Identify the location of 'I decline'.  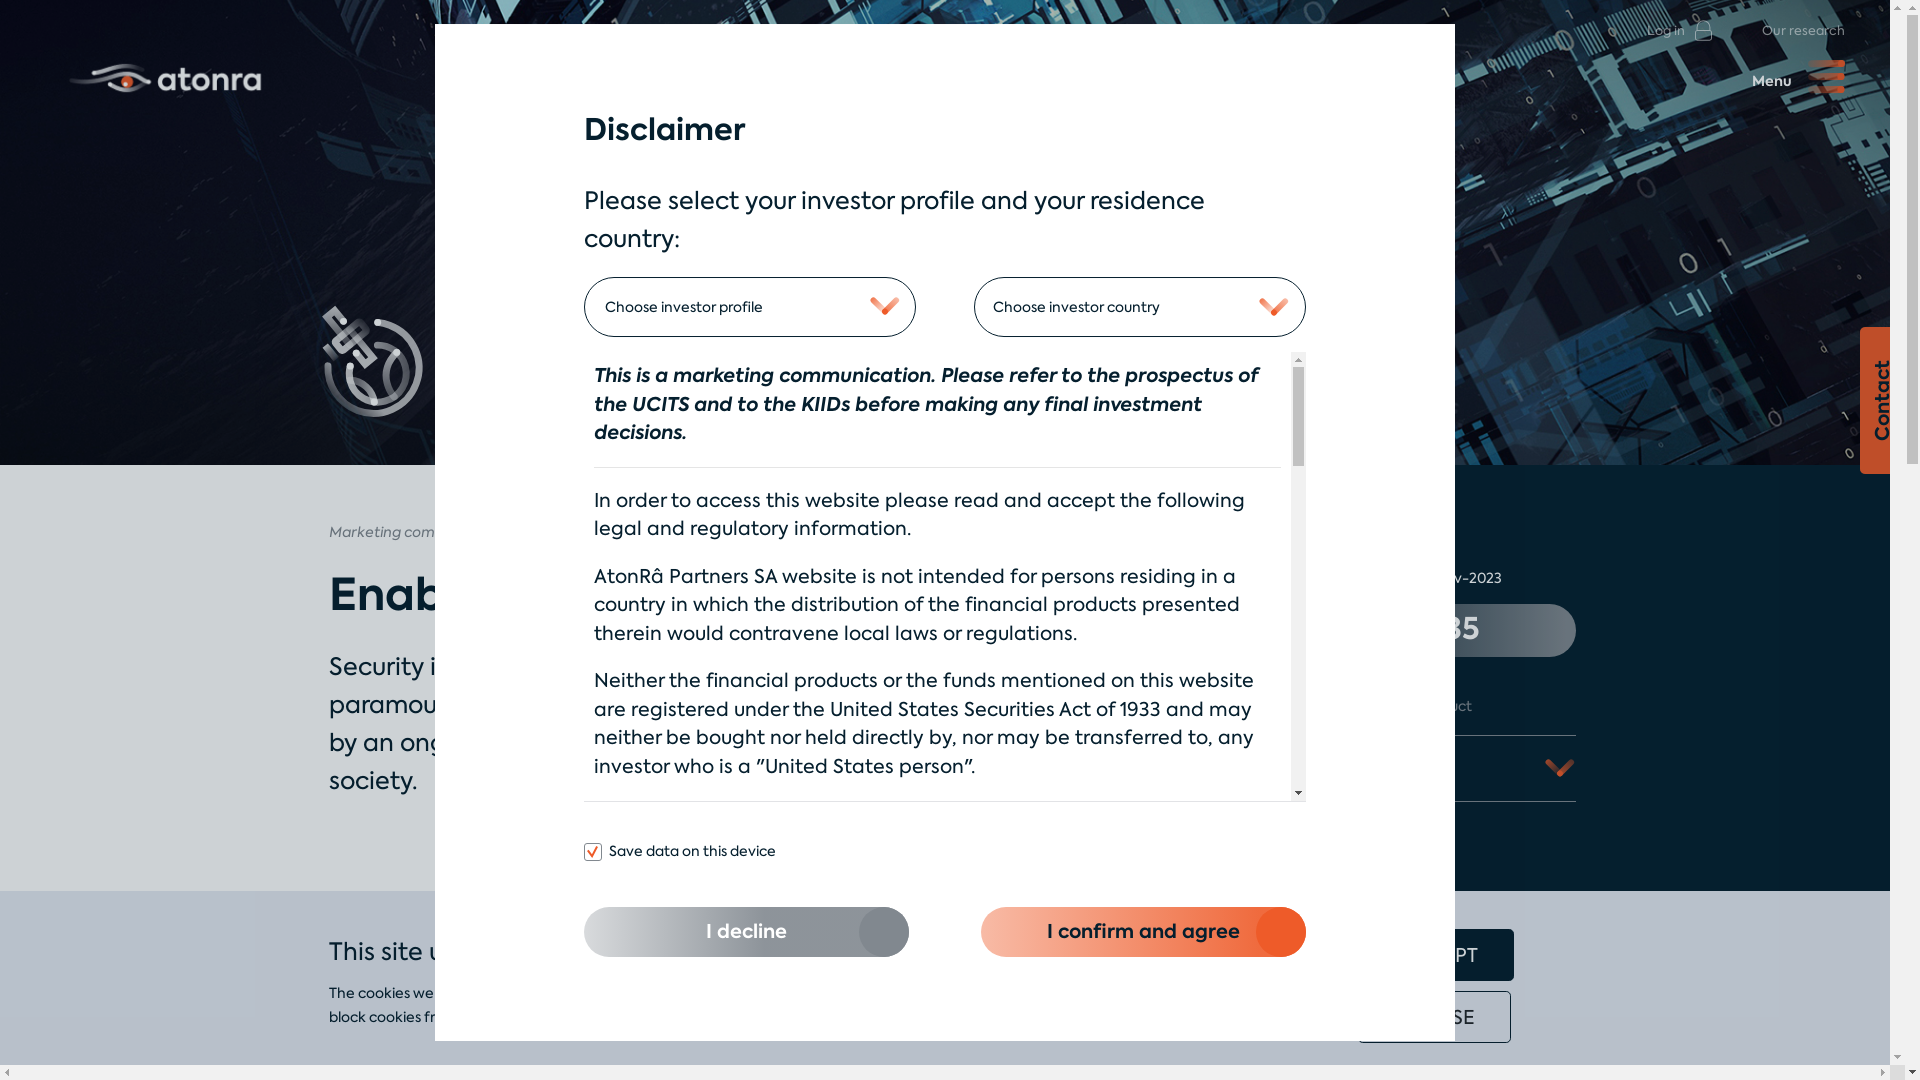
(745, 932).